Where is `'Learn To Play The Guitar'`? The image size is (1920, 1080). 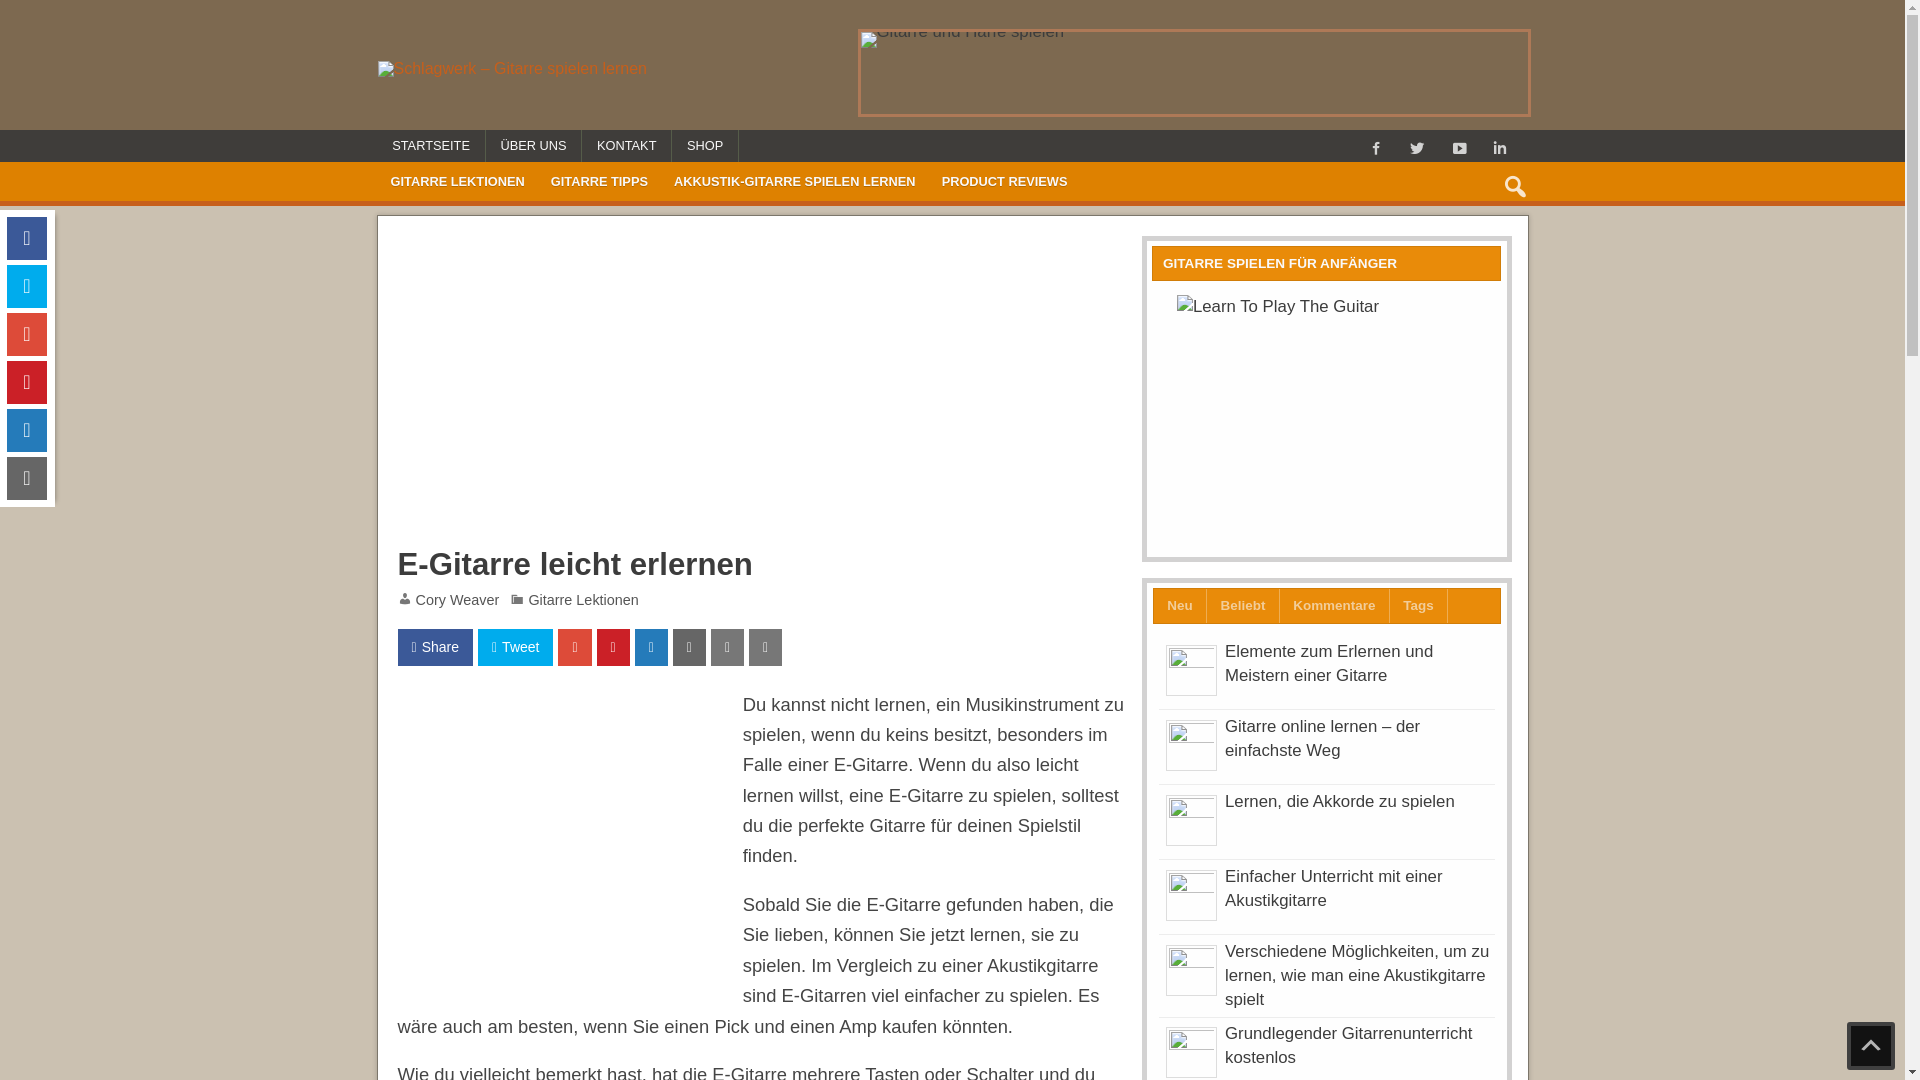
'Learn To Play The Guitar' is located at coordinates (1176, 419).